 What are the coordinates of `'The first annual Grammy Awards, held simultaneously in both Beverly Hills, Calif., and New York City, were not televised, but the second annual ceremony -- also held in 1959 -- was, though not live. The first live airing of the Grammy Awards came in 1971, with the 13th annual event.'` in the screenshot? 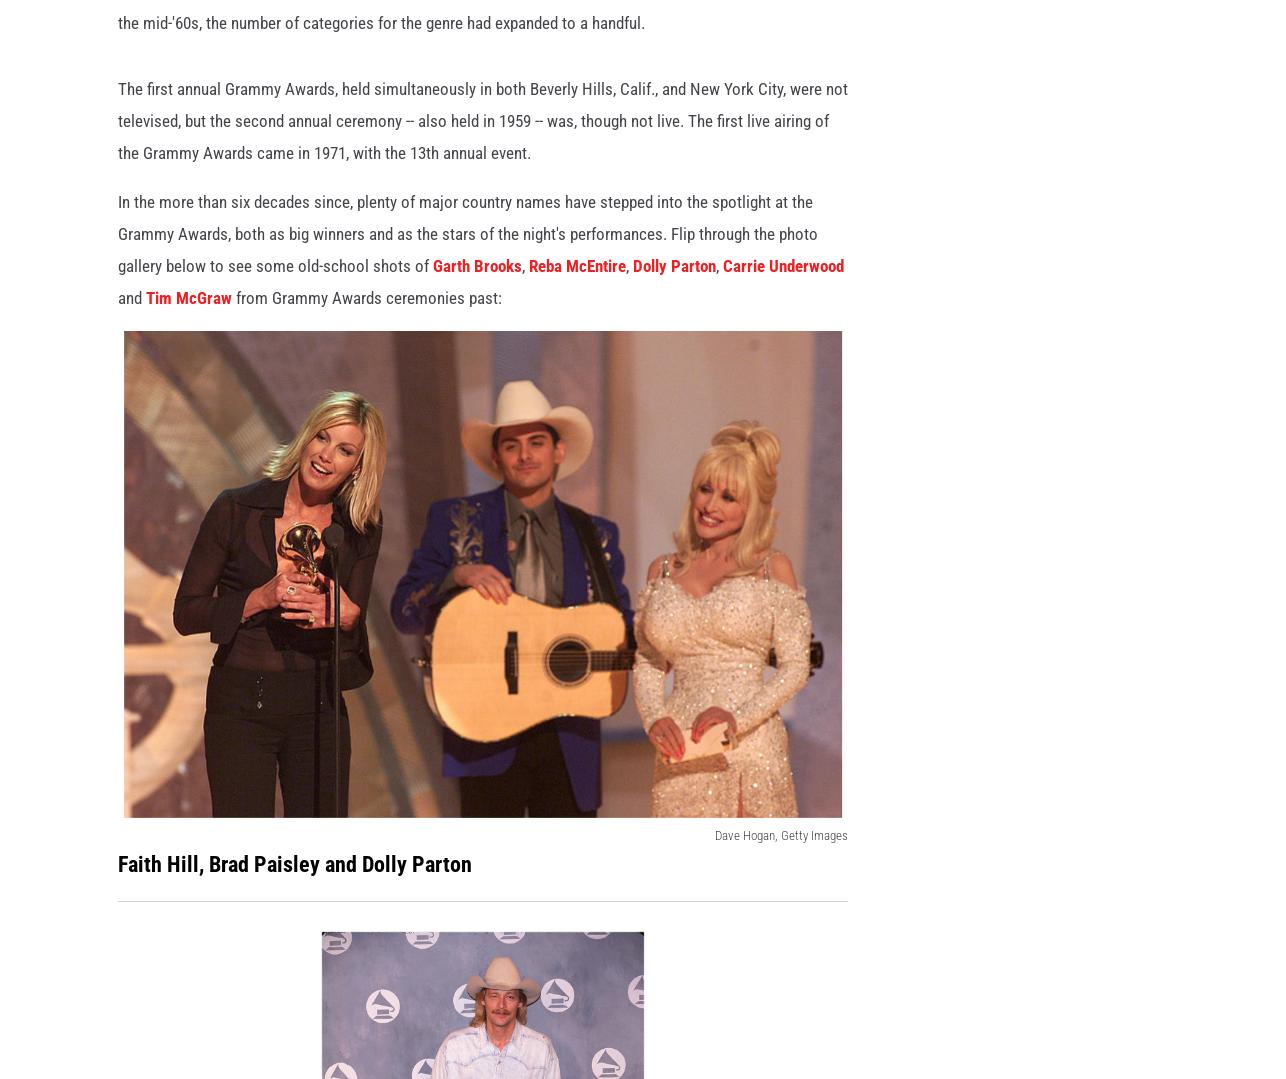 It's located at (118, 152).